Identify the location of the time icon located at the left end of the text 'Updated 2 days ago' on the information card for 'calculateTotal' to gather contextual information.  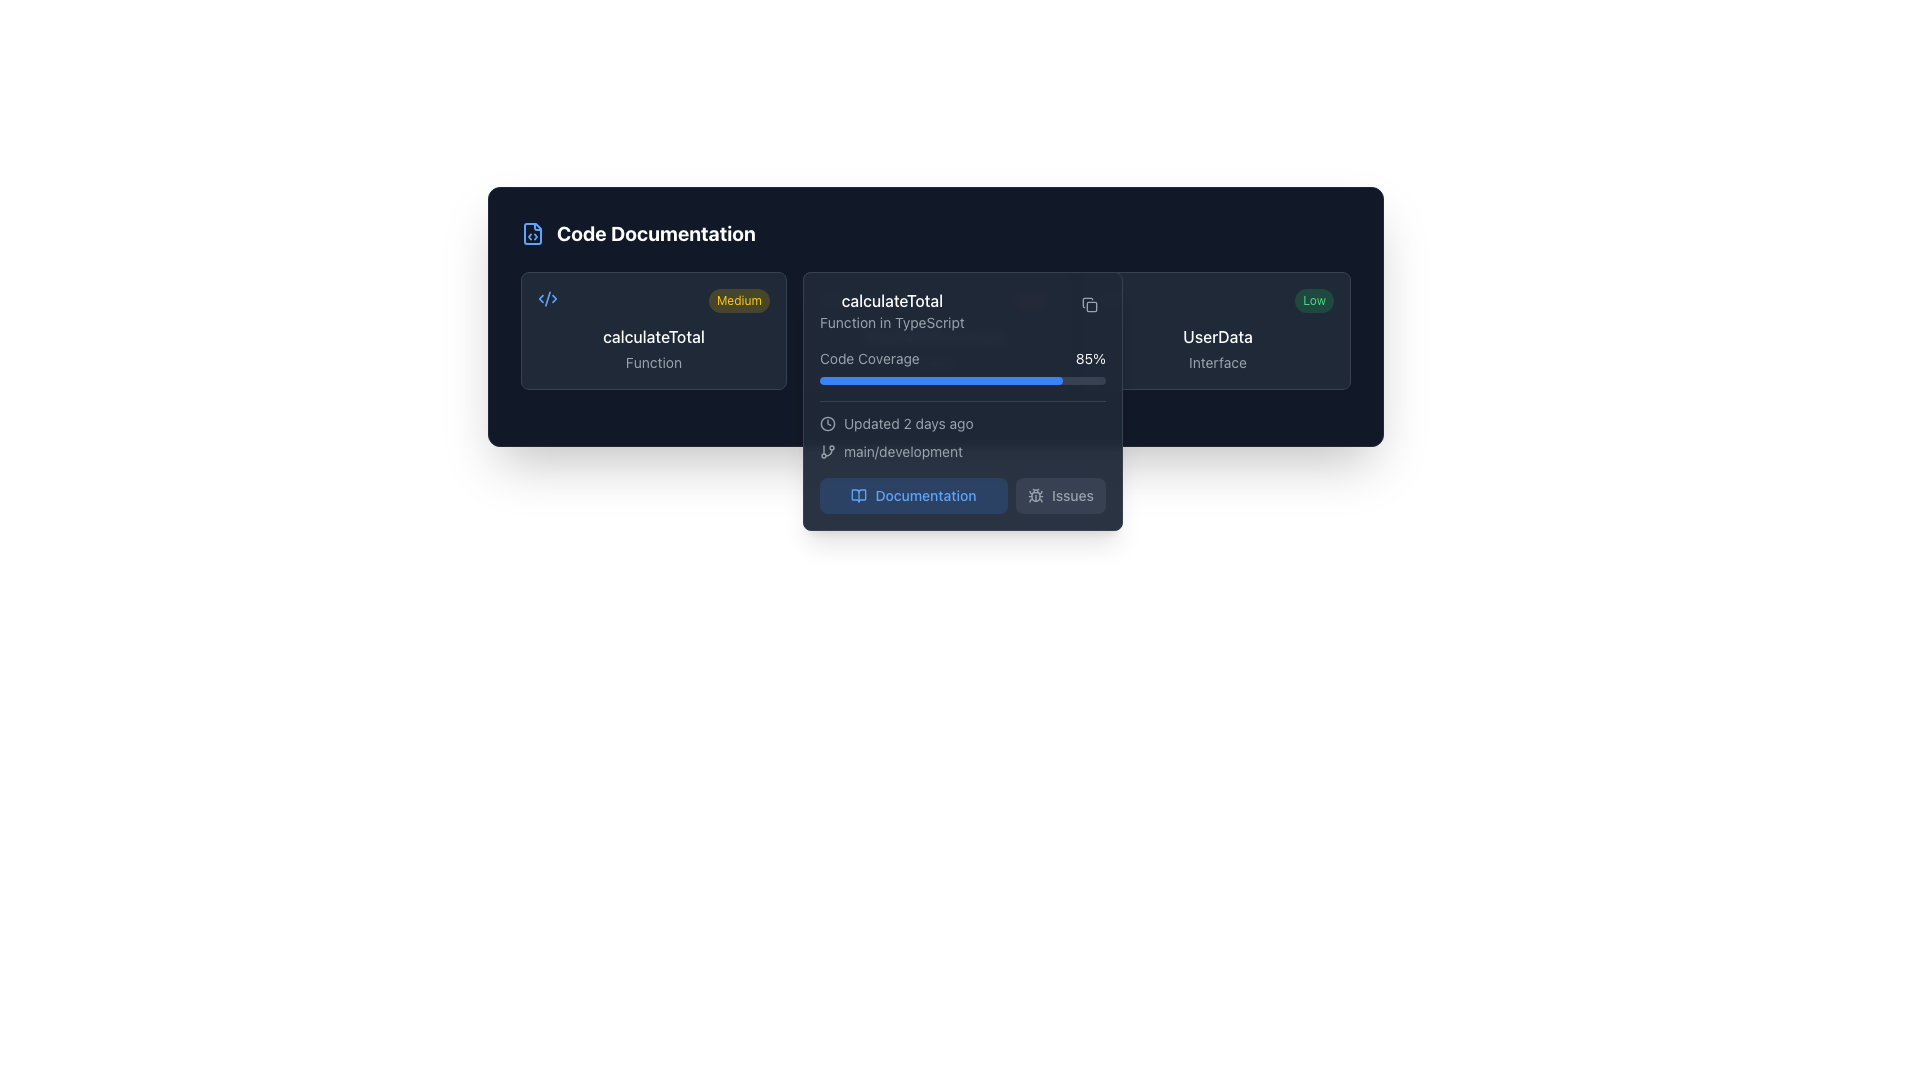
(828, 423).